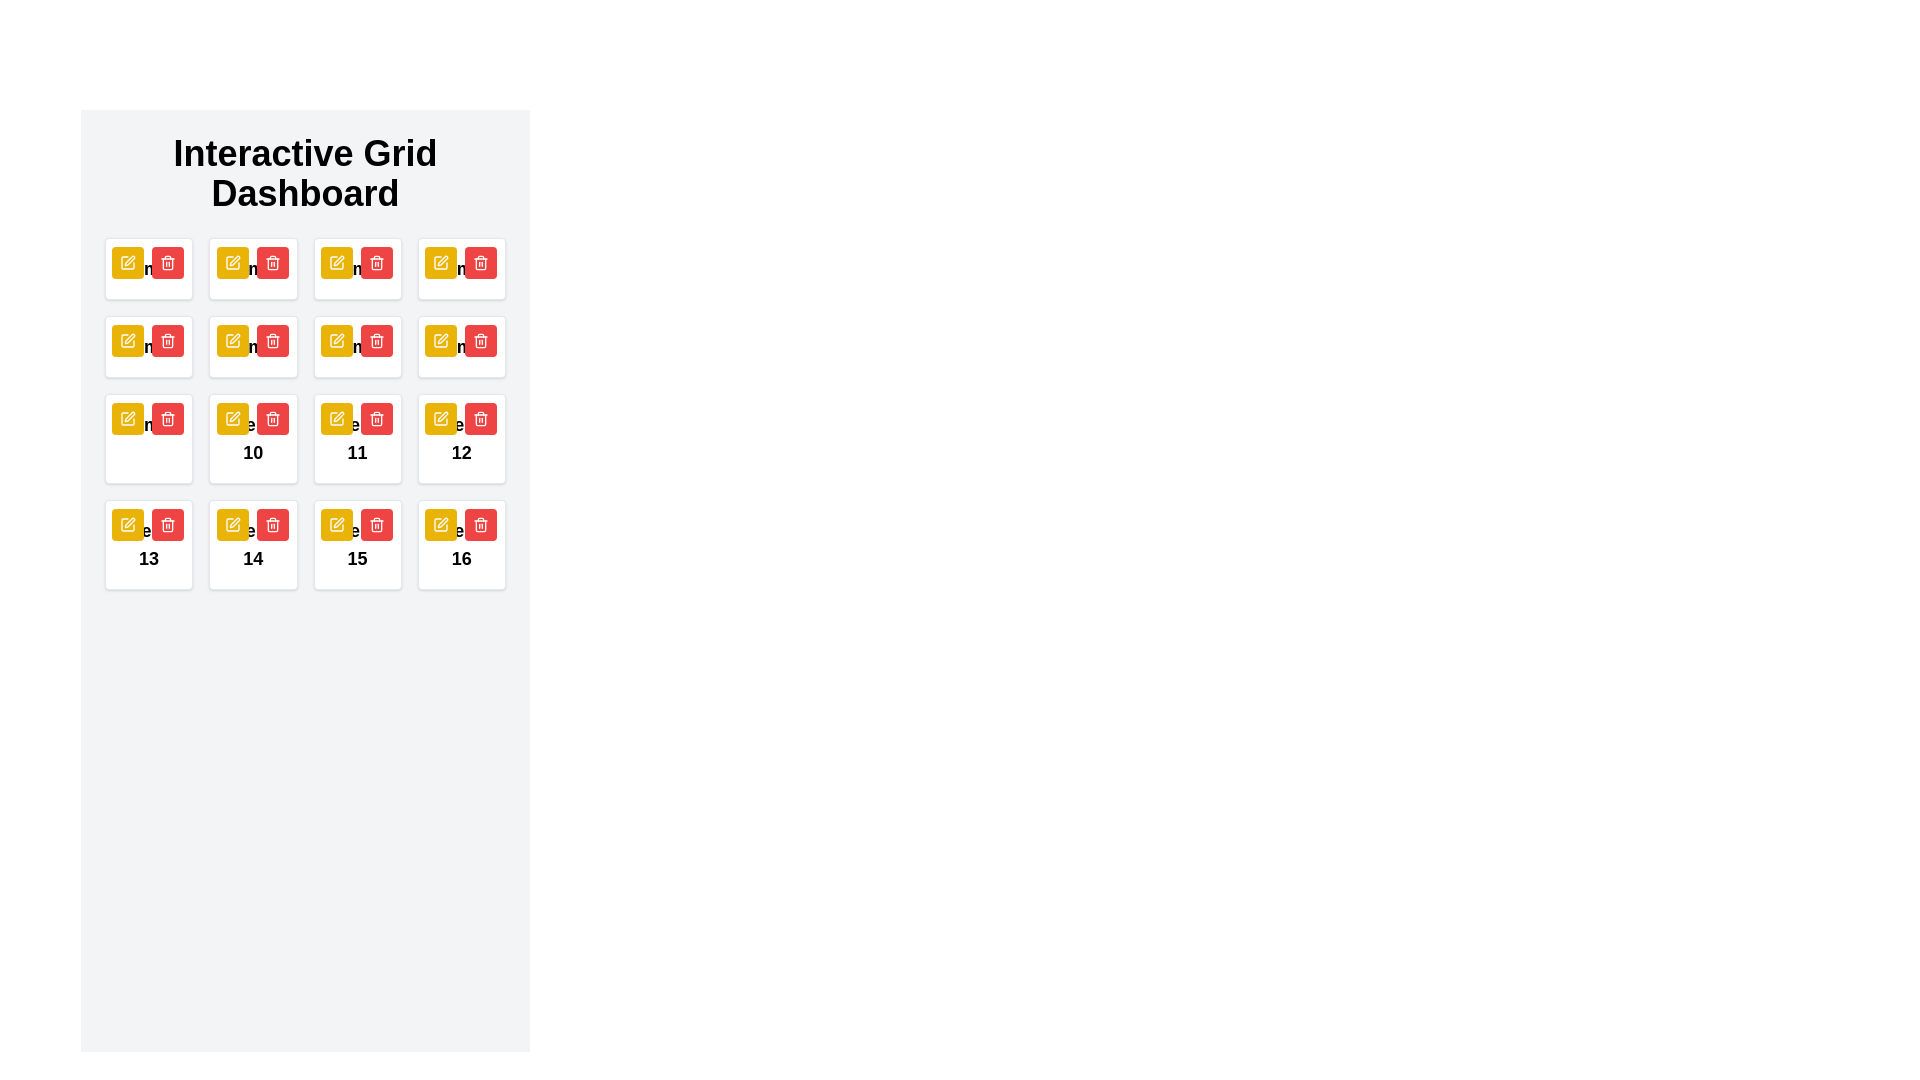 This screenshot has height=1080, width=1920. What do you see at coordinates (252, 346) in the screenshot?
I see `the yellow button with a pencil icon located at the top-right corner of the Interactive card component labeled 'Item 6' in the Interactive Grid Dashboard` at bounding box center [252, 346].